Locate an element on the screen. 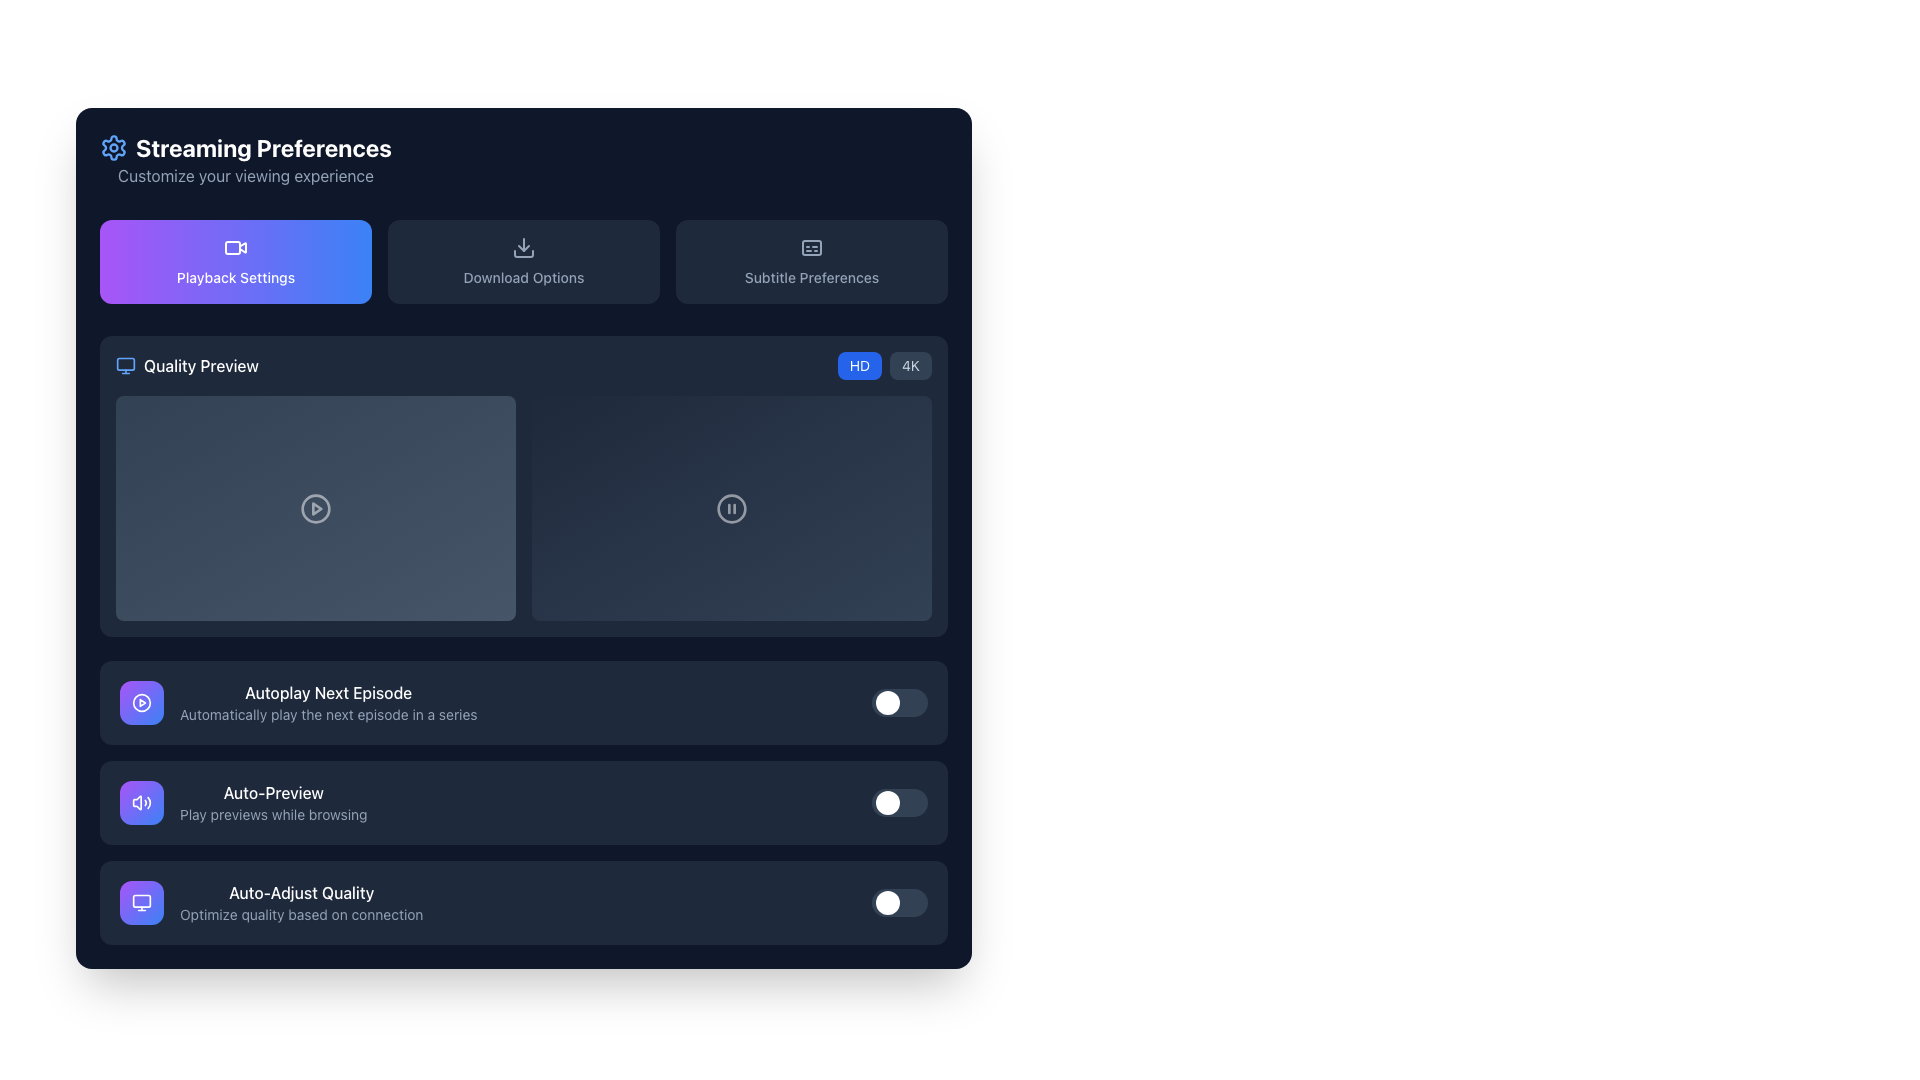 The height and width of the screenshot is (1080, 1920). the 'Autoplay Next Episode' toggle switch component, which features a circular purple icon with a play symbol and descriptive text below it, located in the 'Playback Settings' section is located at coordinates (297, 701).